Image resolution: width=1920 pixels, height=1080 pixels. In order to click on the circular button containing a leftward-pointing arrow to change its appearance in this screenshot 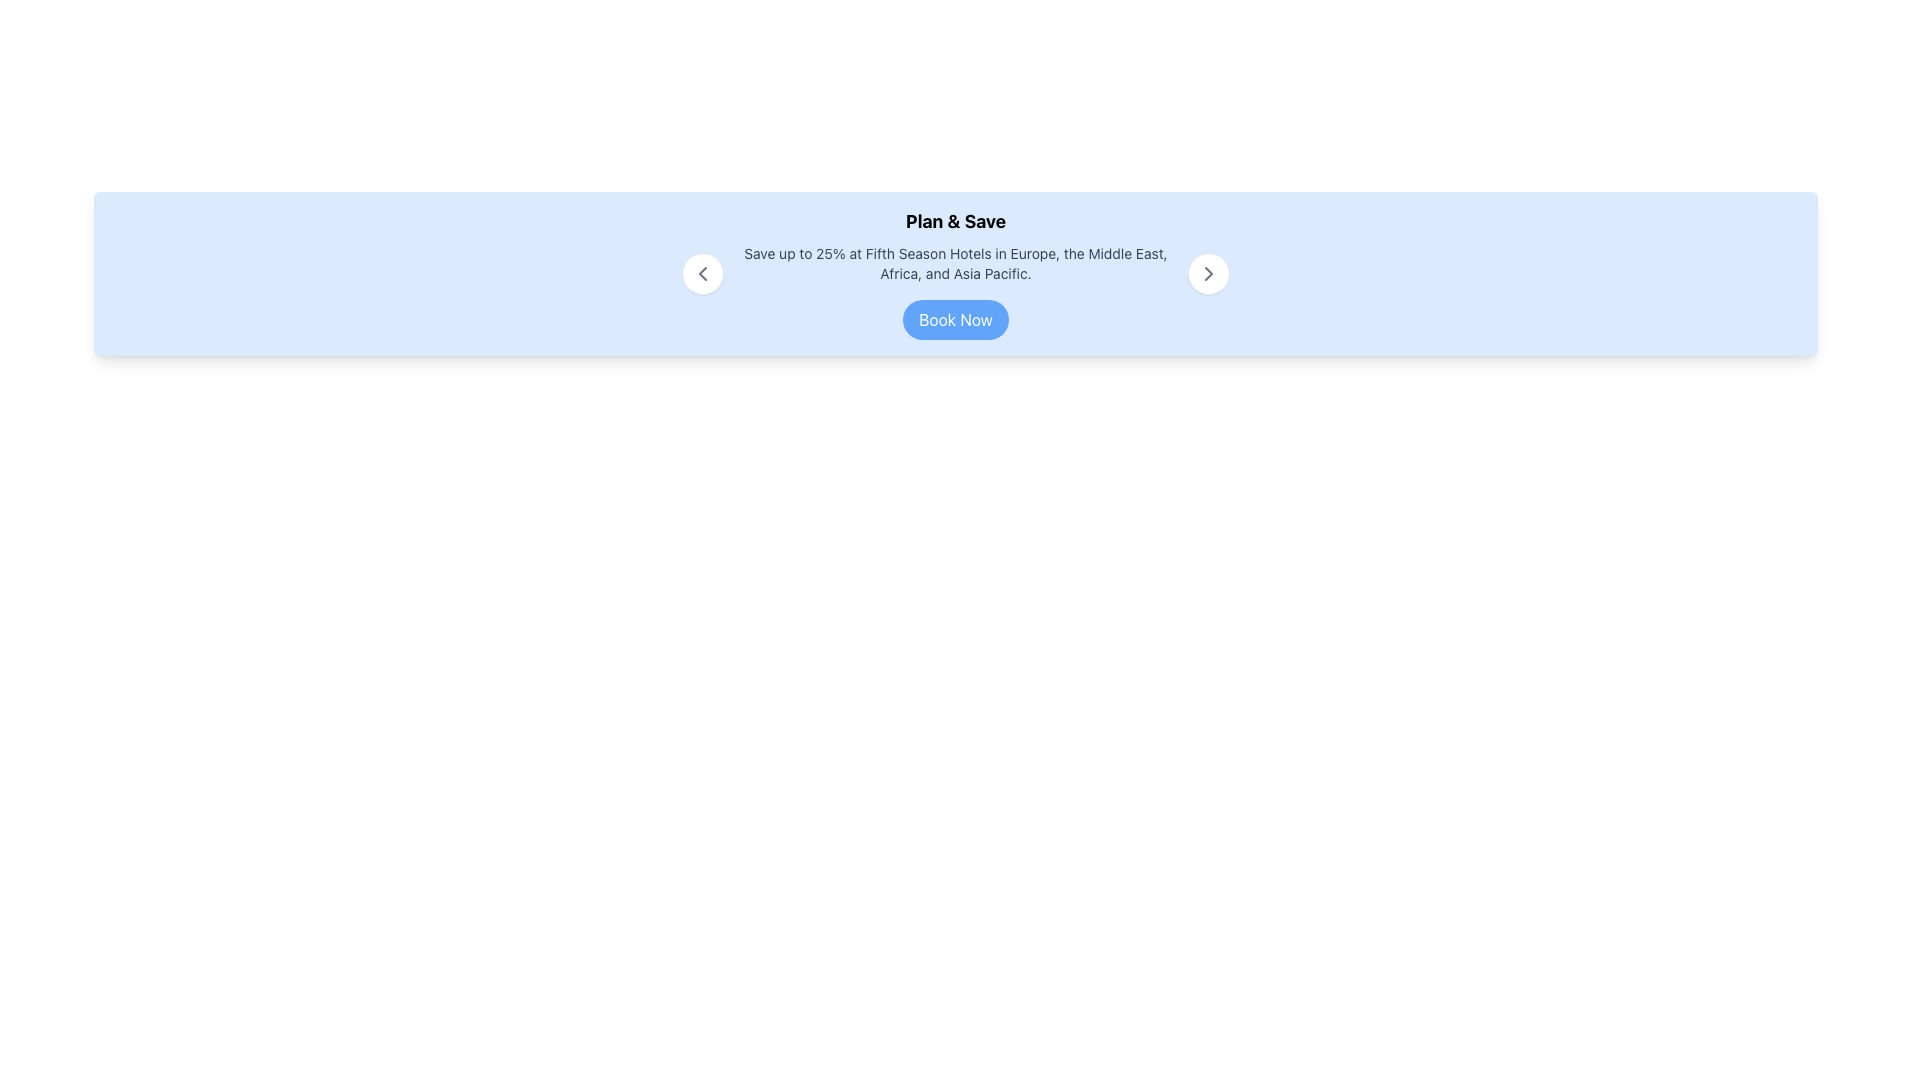, I will do `click(702, 273)`.